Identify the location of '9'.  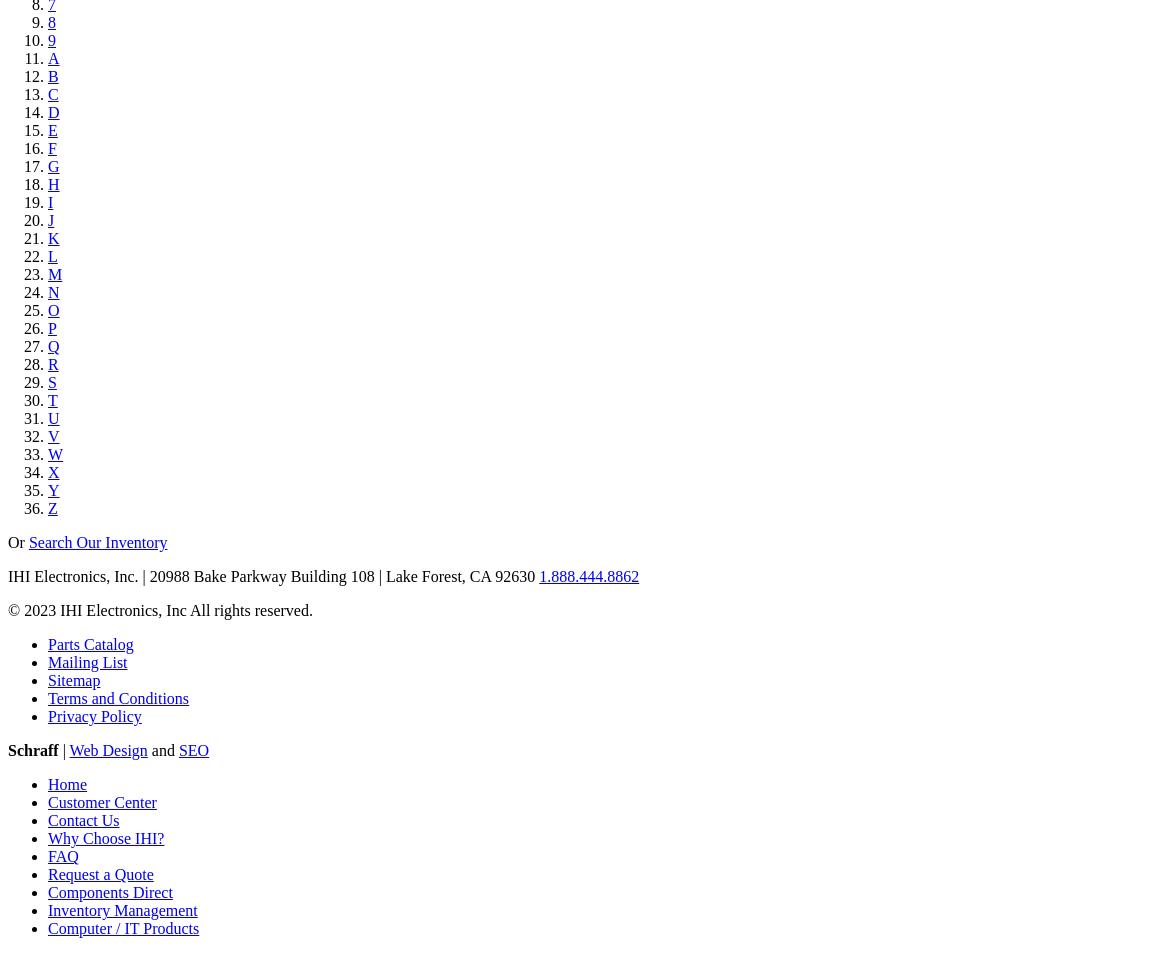
(50, 39).